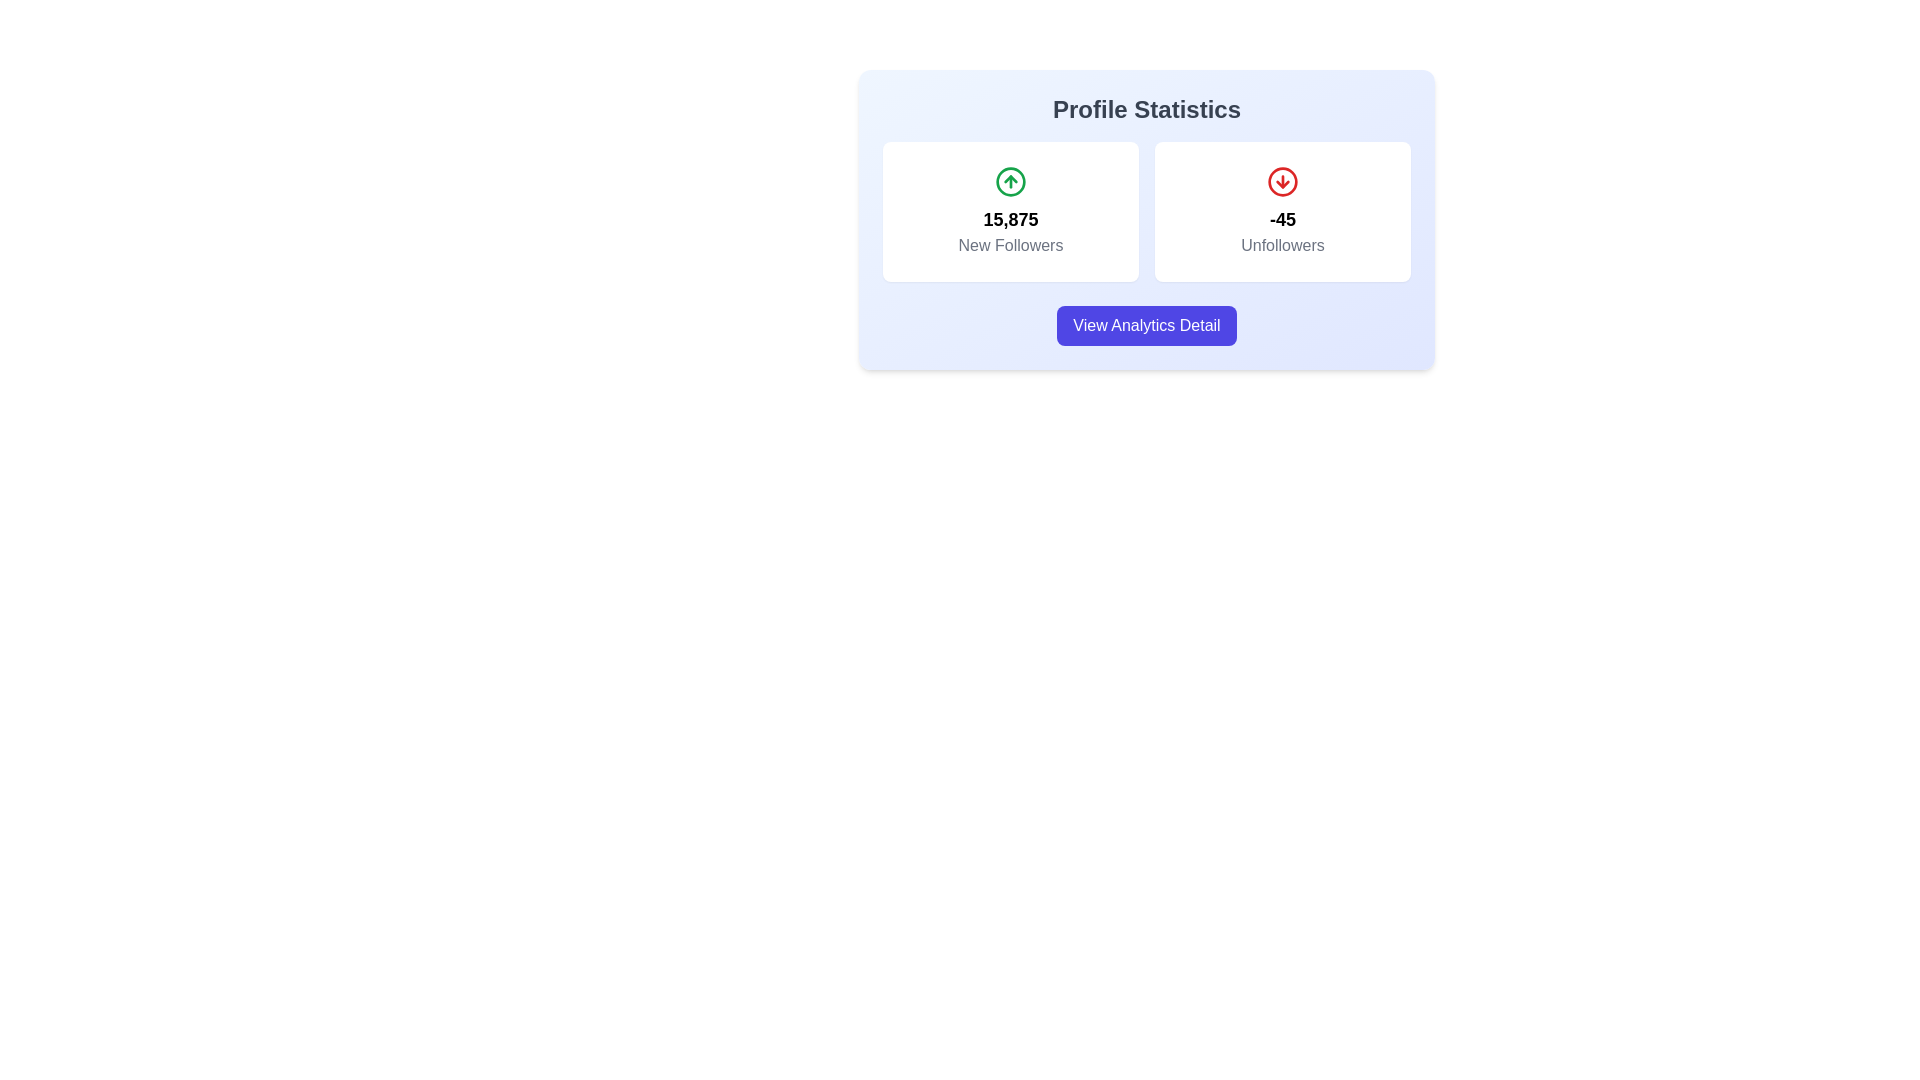 This screenshot has width=1920, height=1080. What do you see at coordinates (1011, 181) in the screenshot?
I see `the circular icon with a green outline and an upward-pointing arrow located under the 'Profile Statistics' section, above the number '15,875'` at bounding box center [1011, 181].